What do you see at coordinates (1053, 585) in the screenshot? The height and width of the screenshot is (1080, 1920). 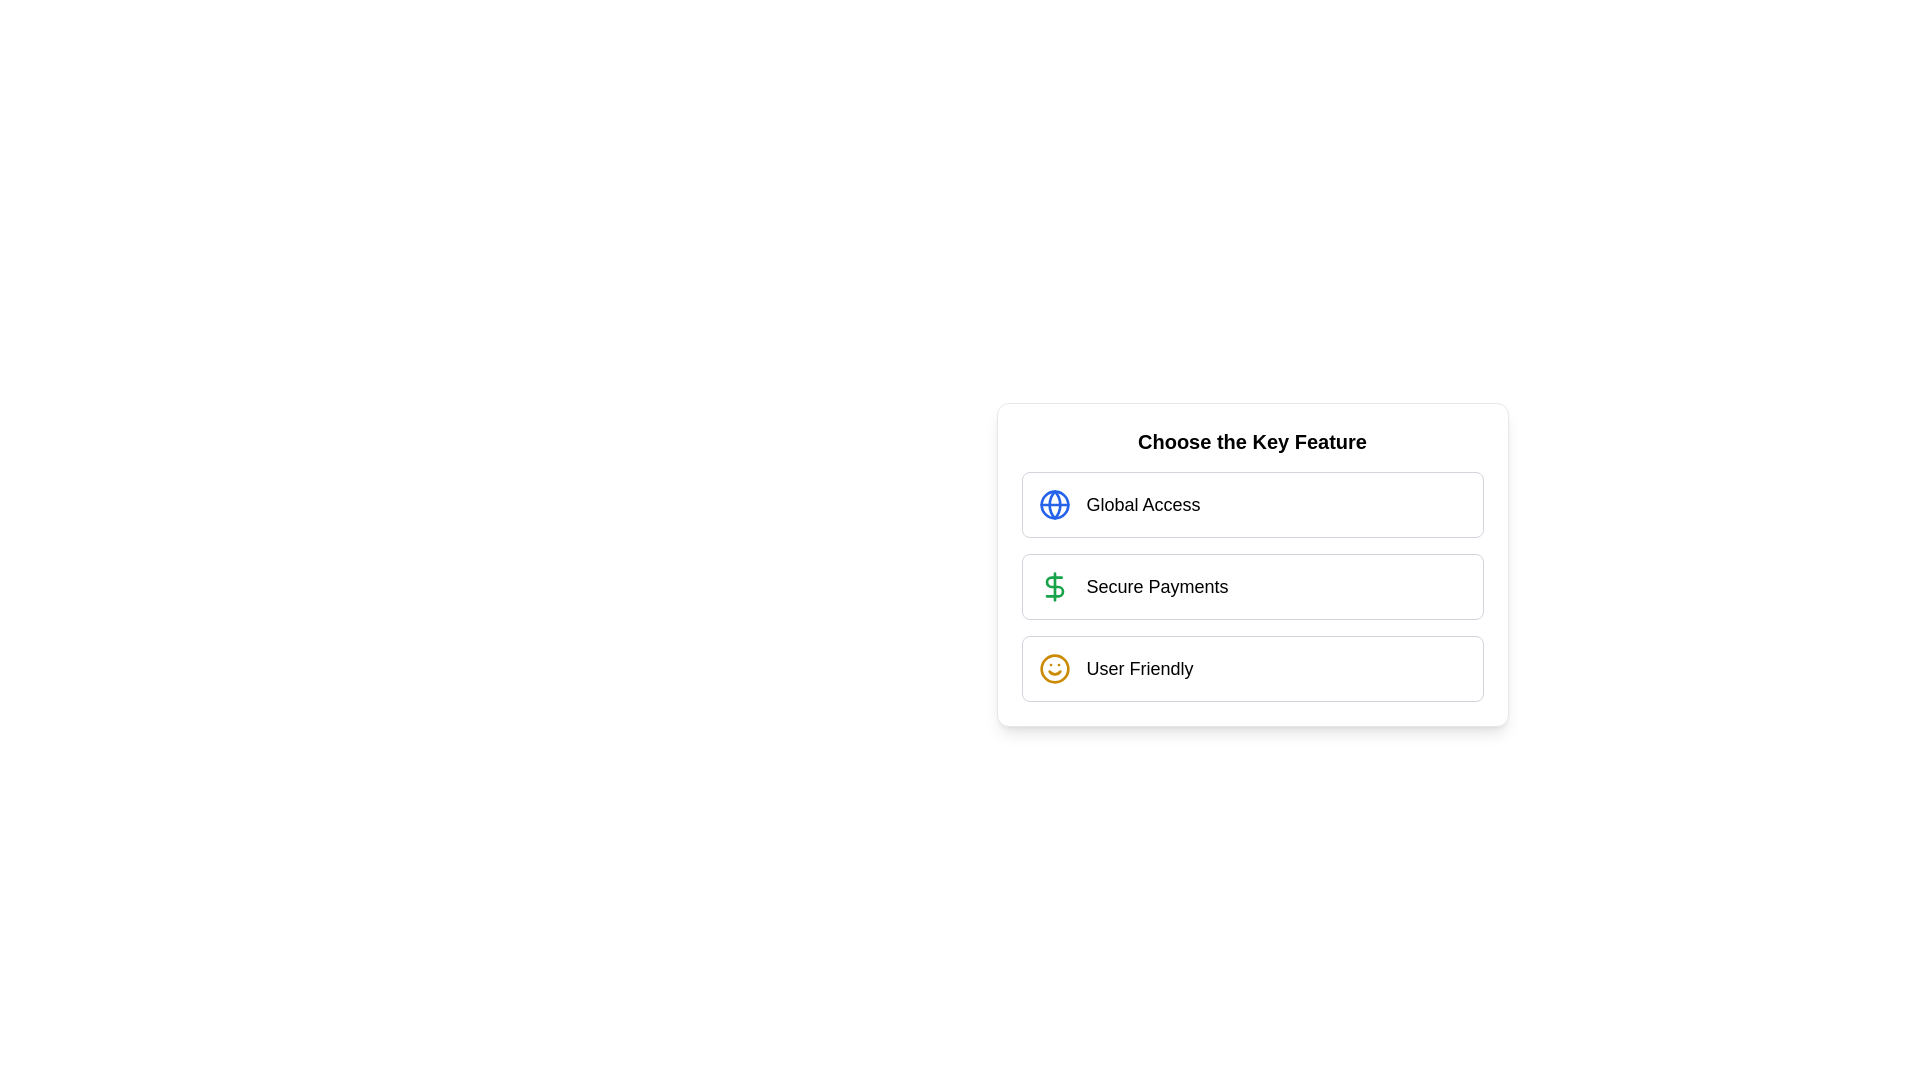 I see `the secure payments icon located next to the 'Secure Payments' text within the 'Choose the Key Feature' options` at bounding box center [1053, 585].